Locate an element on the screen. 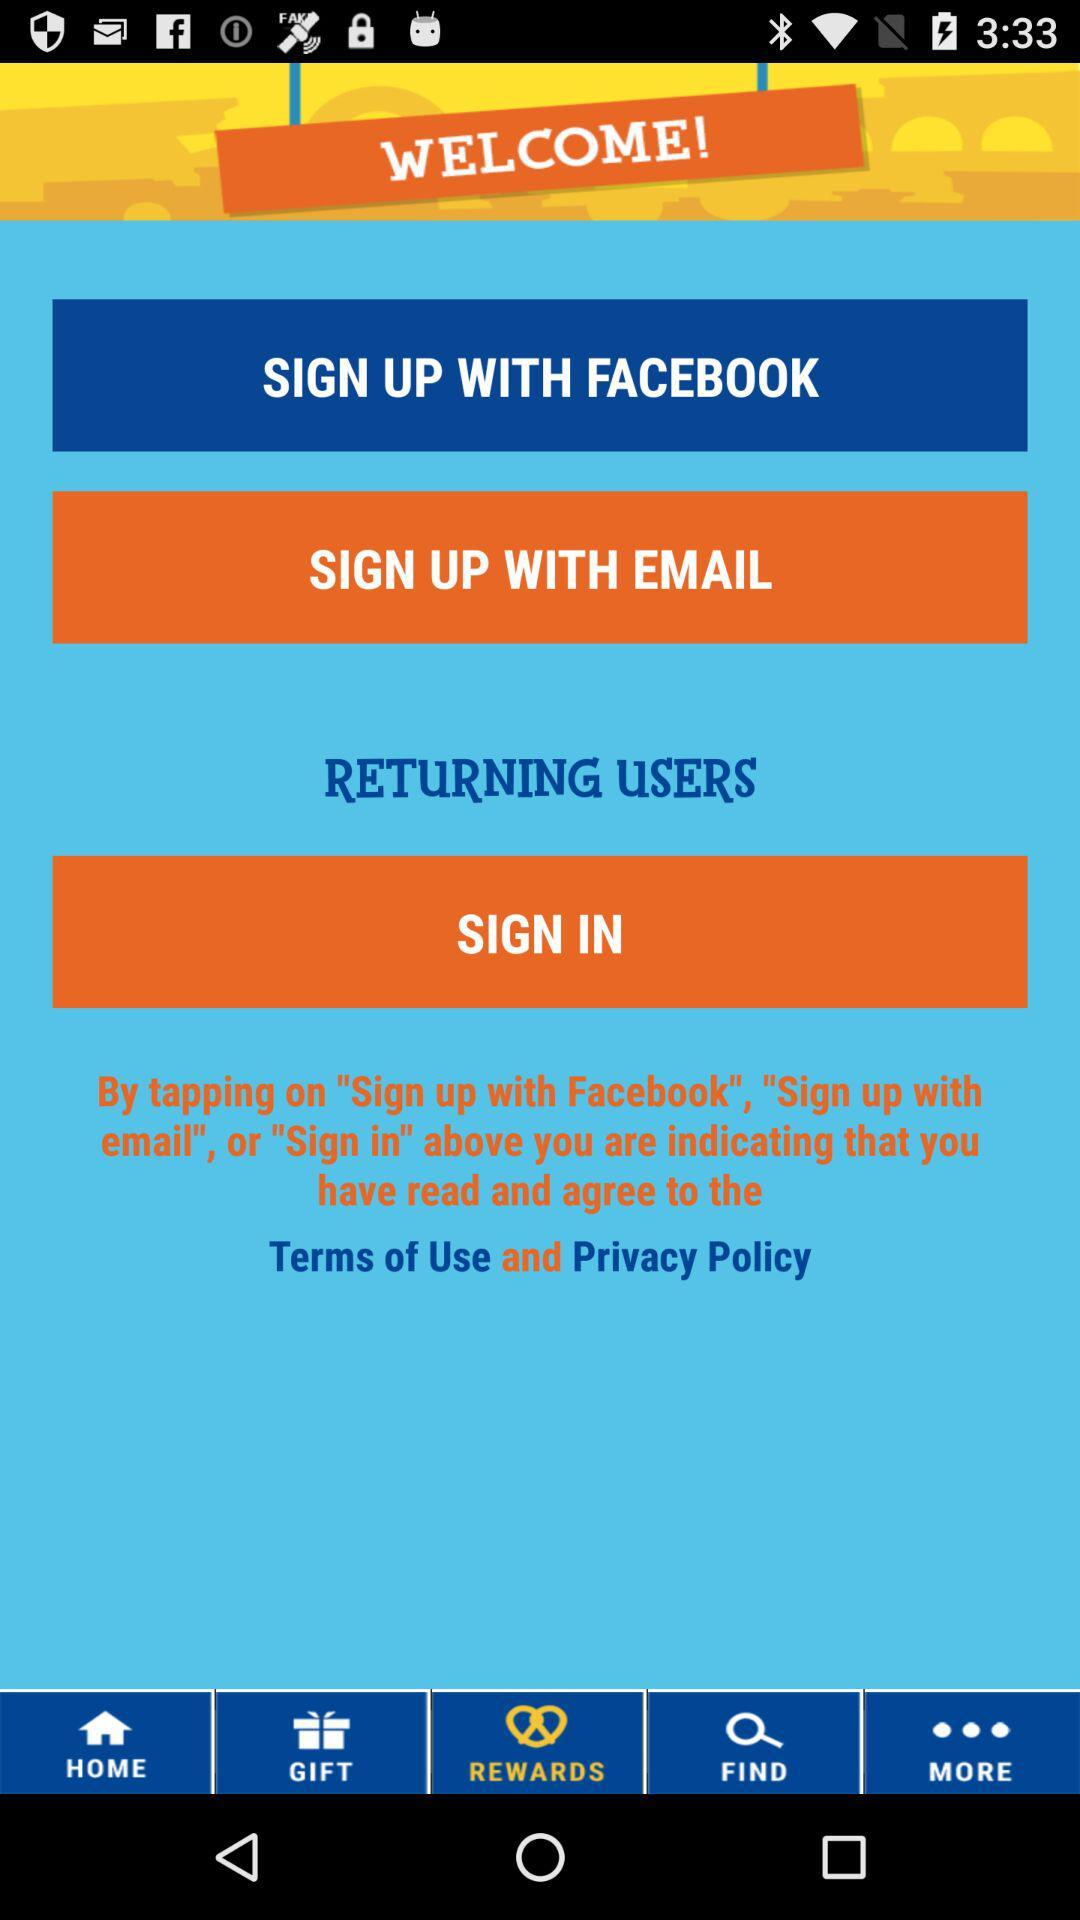  item to the right of and is located at coordinates (690, 1261).